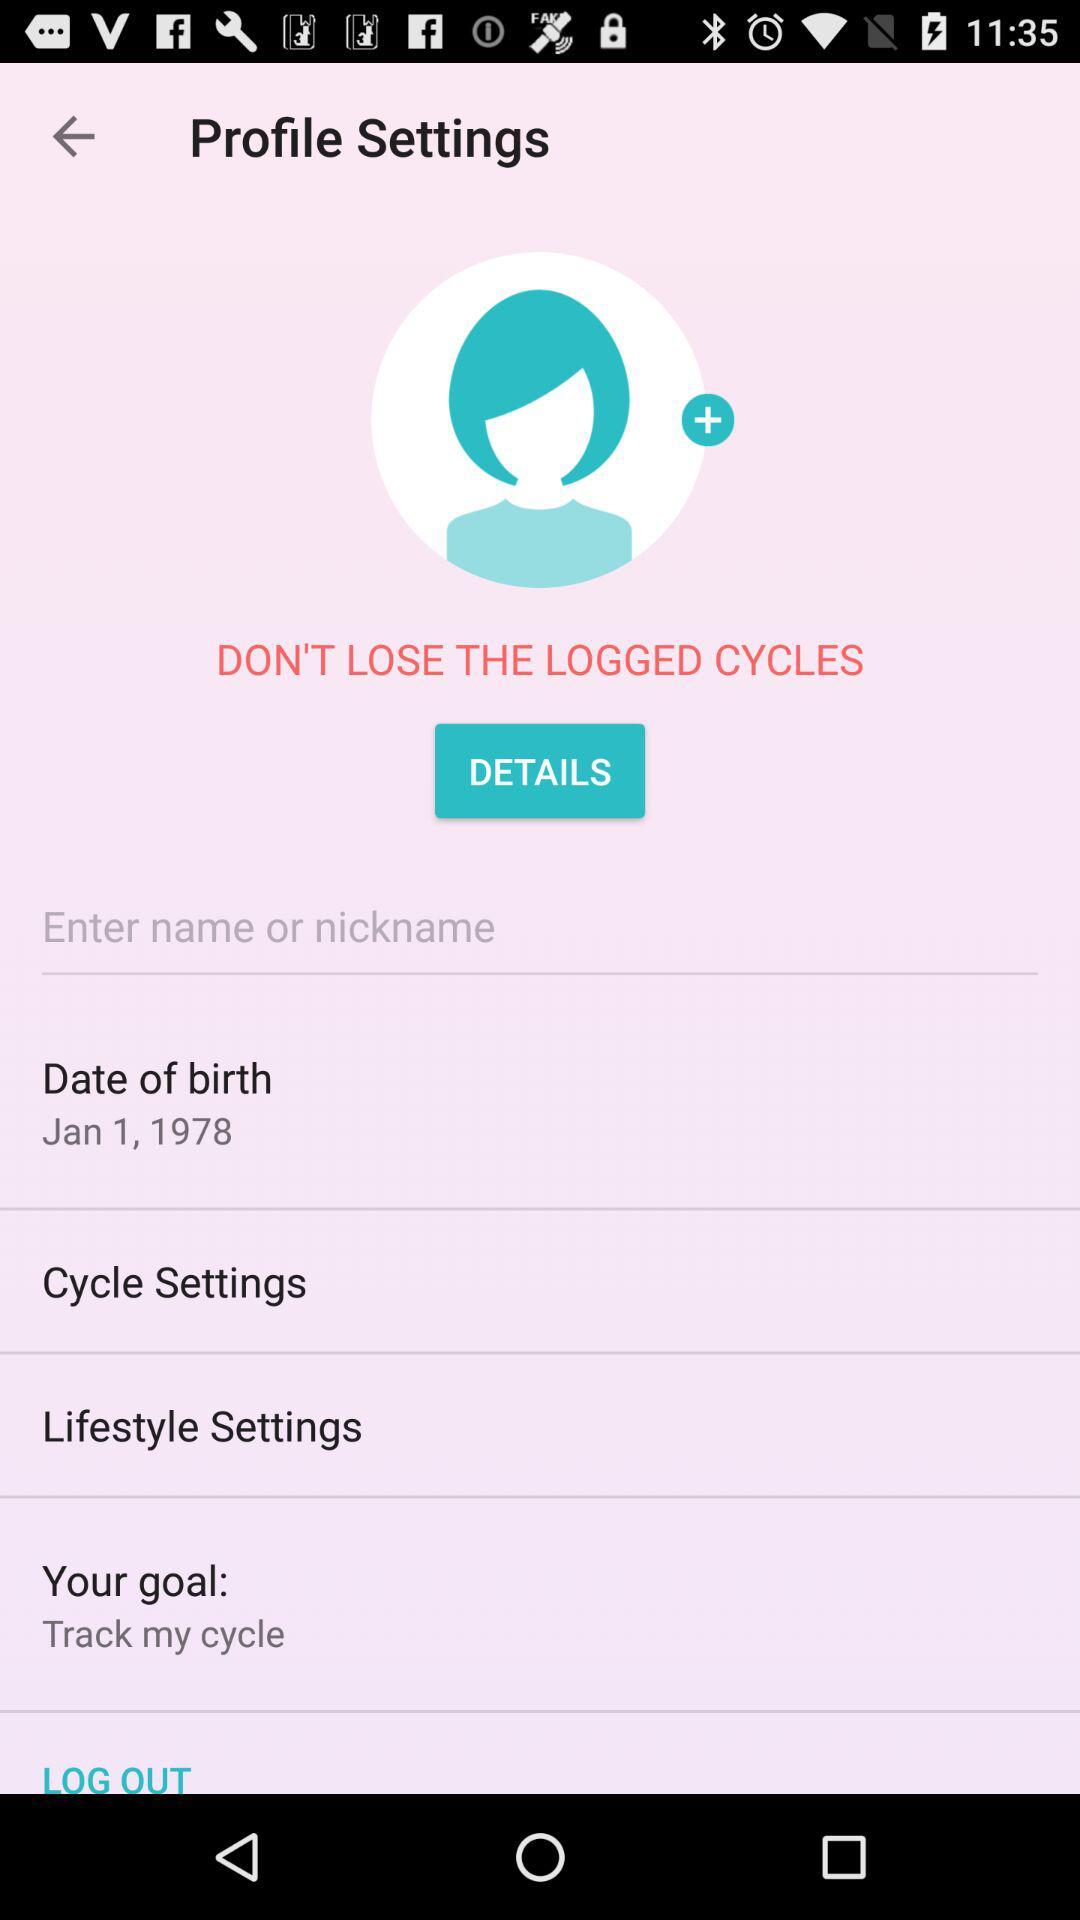  Describe the element at coordinates (540, 924) in the screenshot. I see `item below details icon` at that location.